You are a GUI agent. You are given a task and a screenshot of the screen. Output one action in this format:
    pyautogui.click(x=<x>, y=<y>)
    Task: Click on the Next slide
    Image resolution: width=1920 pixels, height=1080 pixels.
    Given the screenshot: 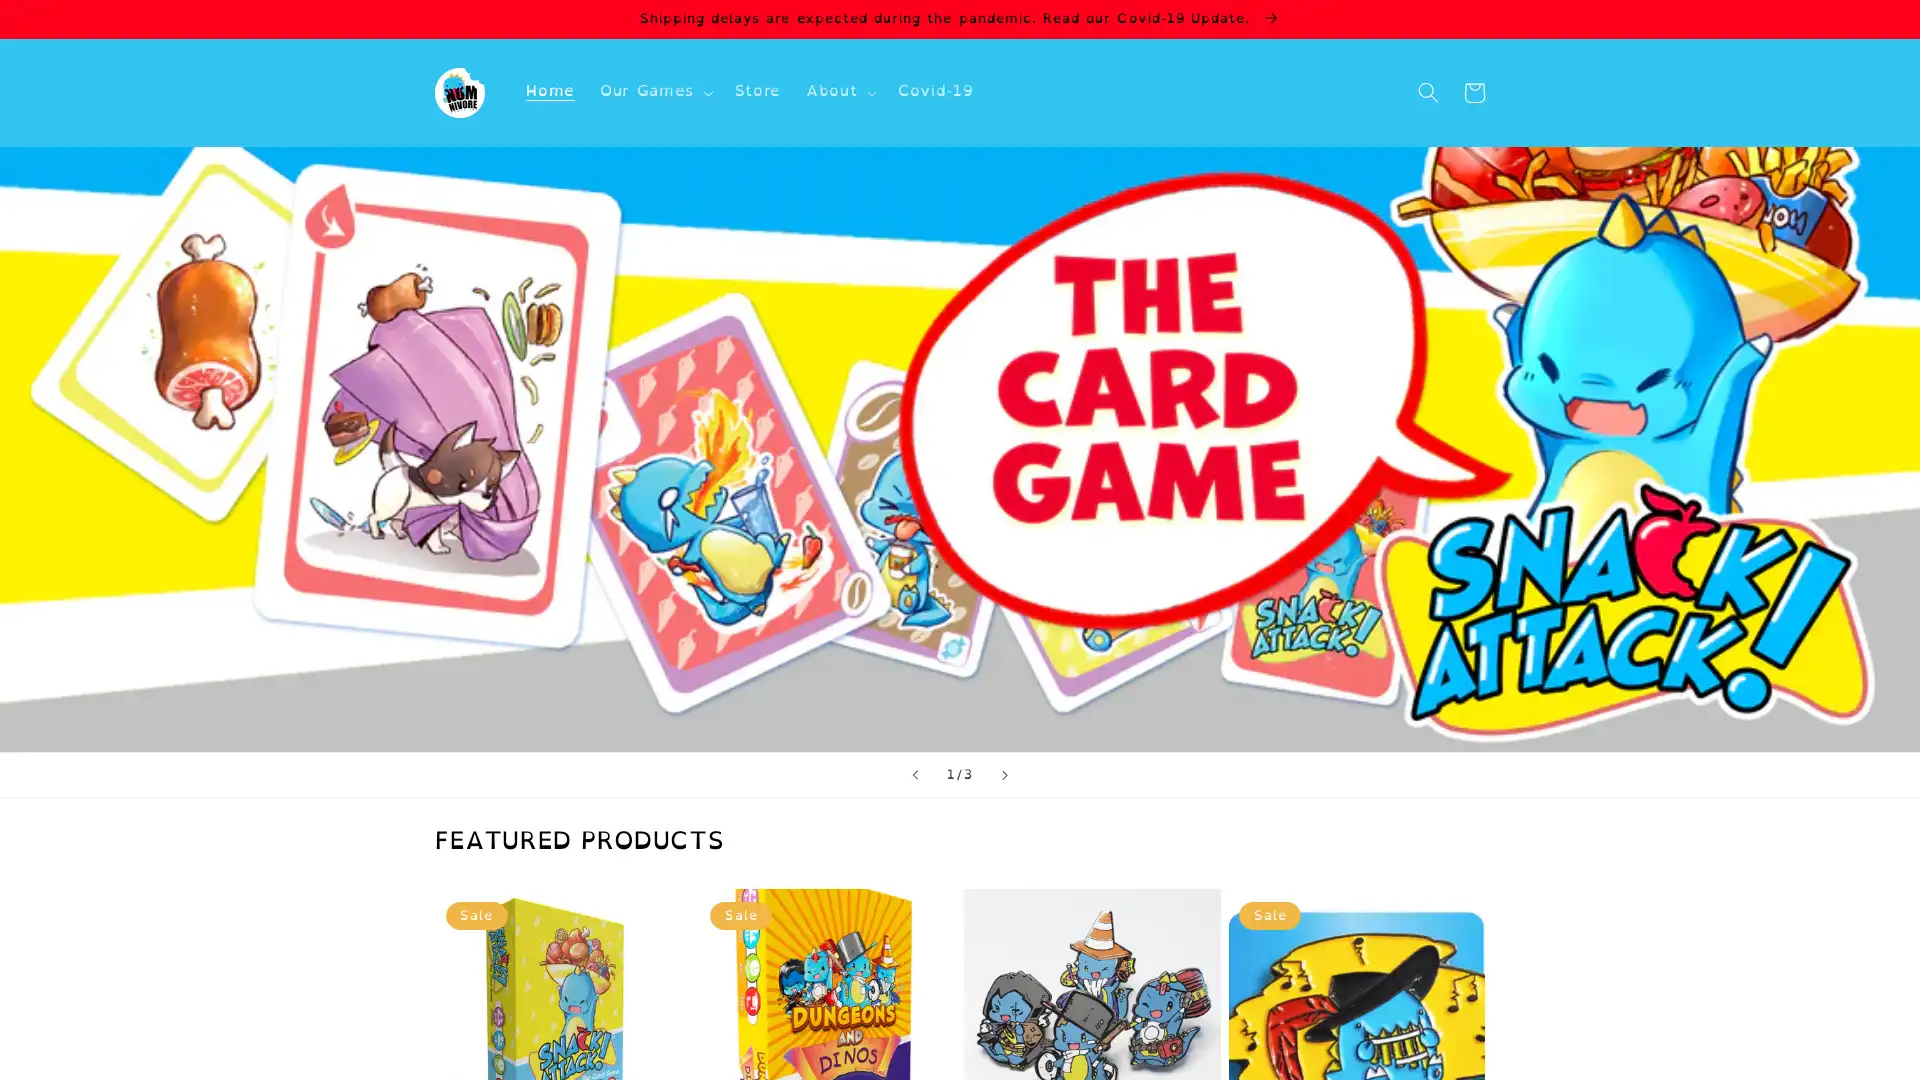 What is the action you would take?
    pyautogui.click(x=1004, y=774)
    